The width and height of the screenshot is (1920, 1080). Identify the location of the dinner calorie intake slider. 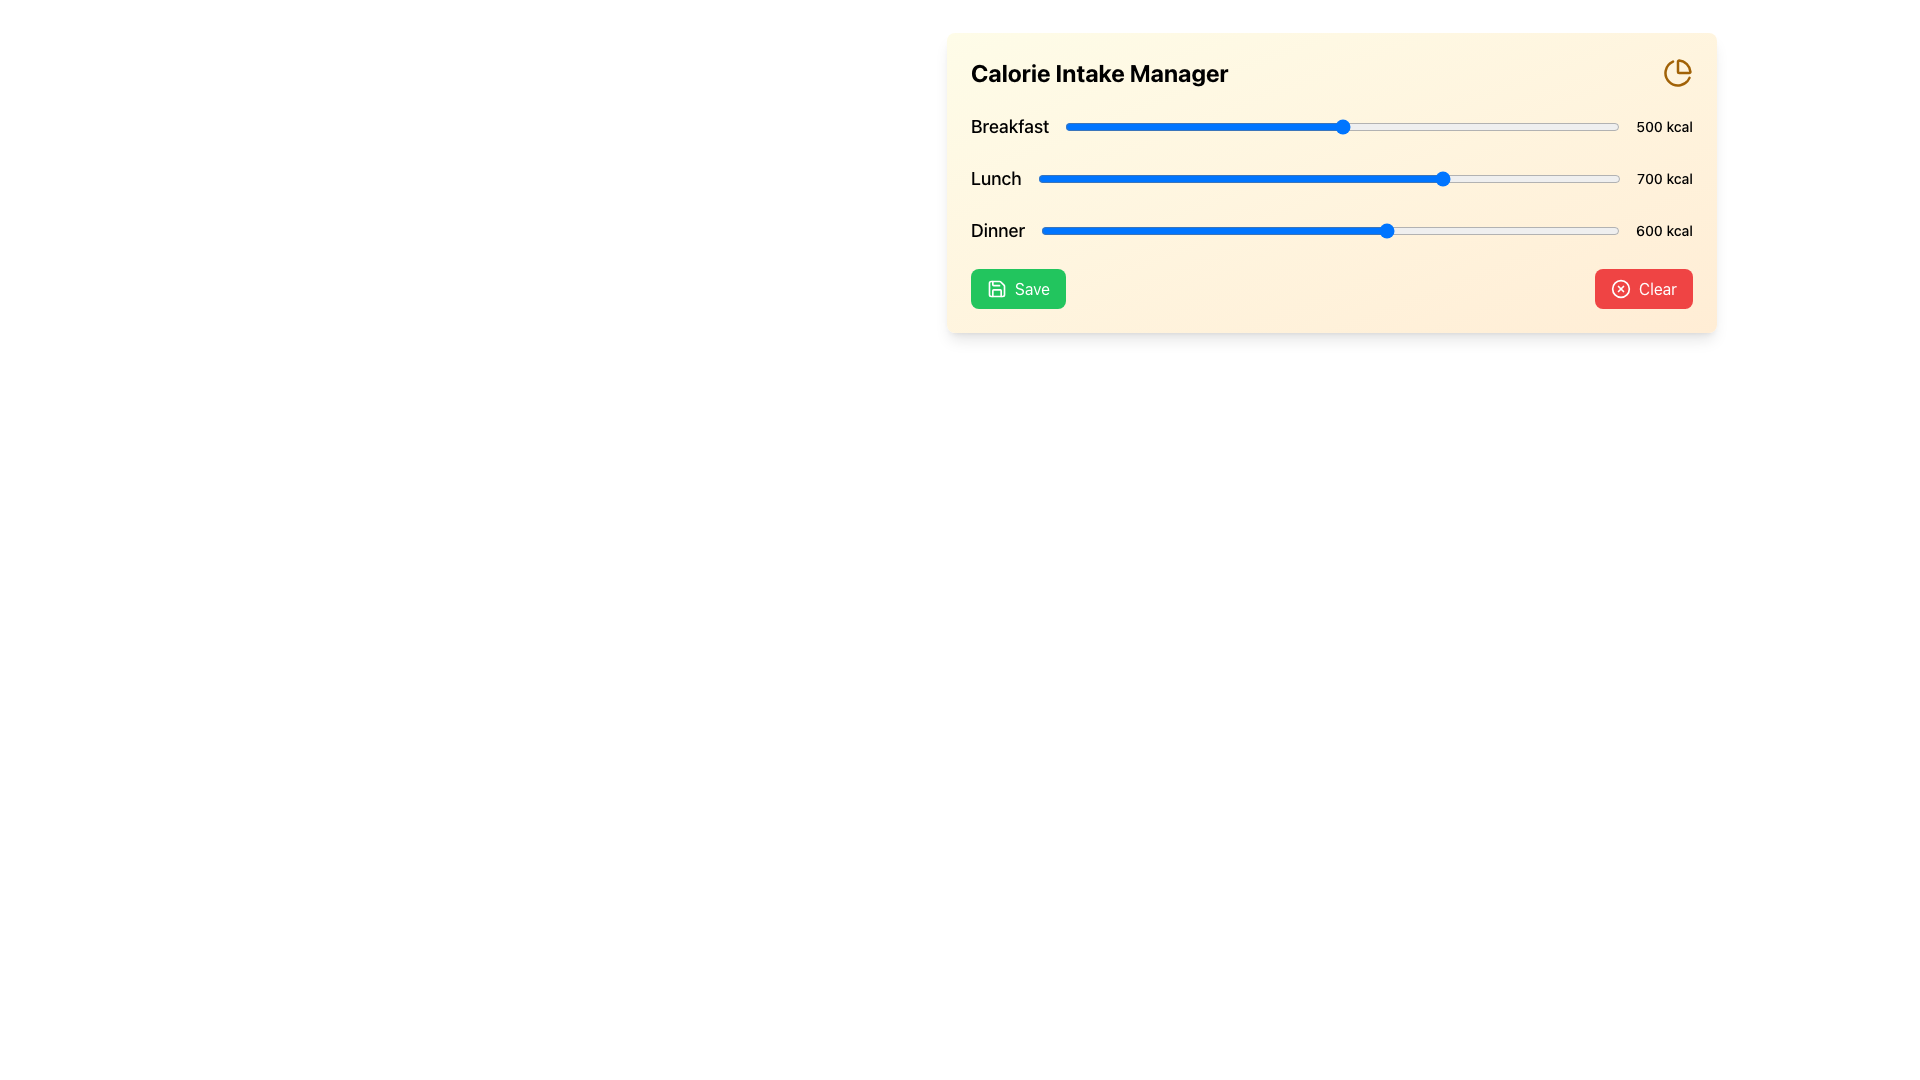
(1331, 230).